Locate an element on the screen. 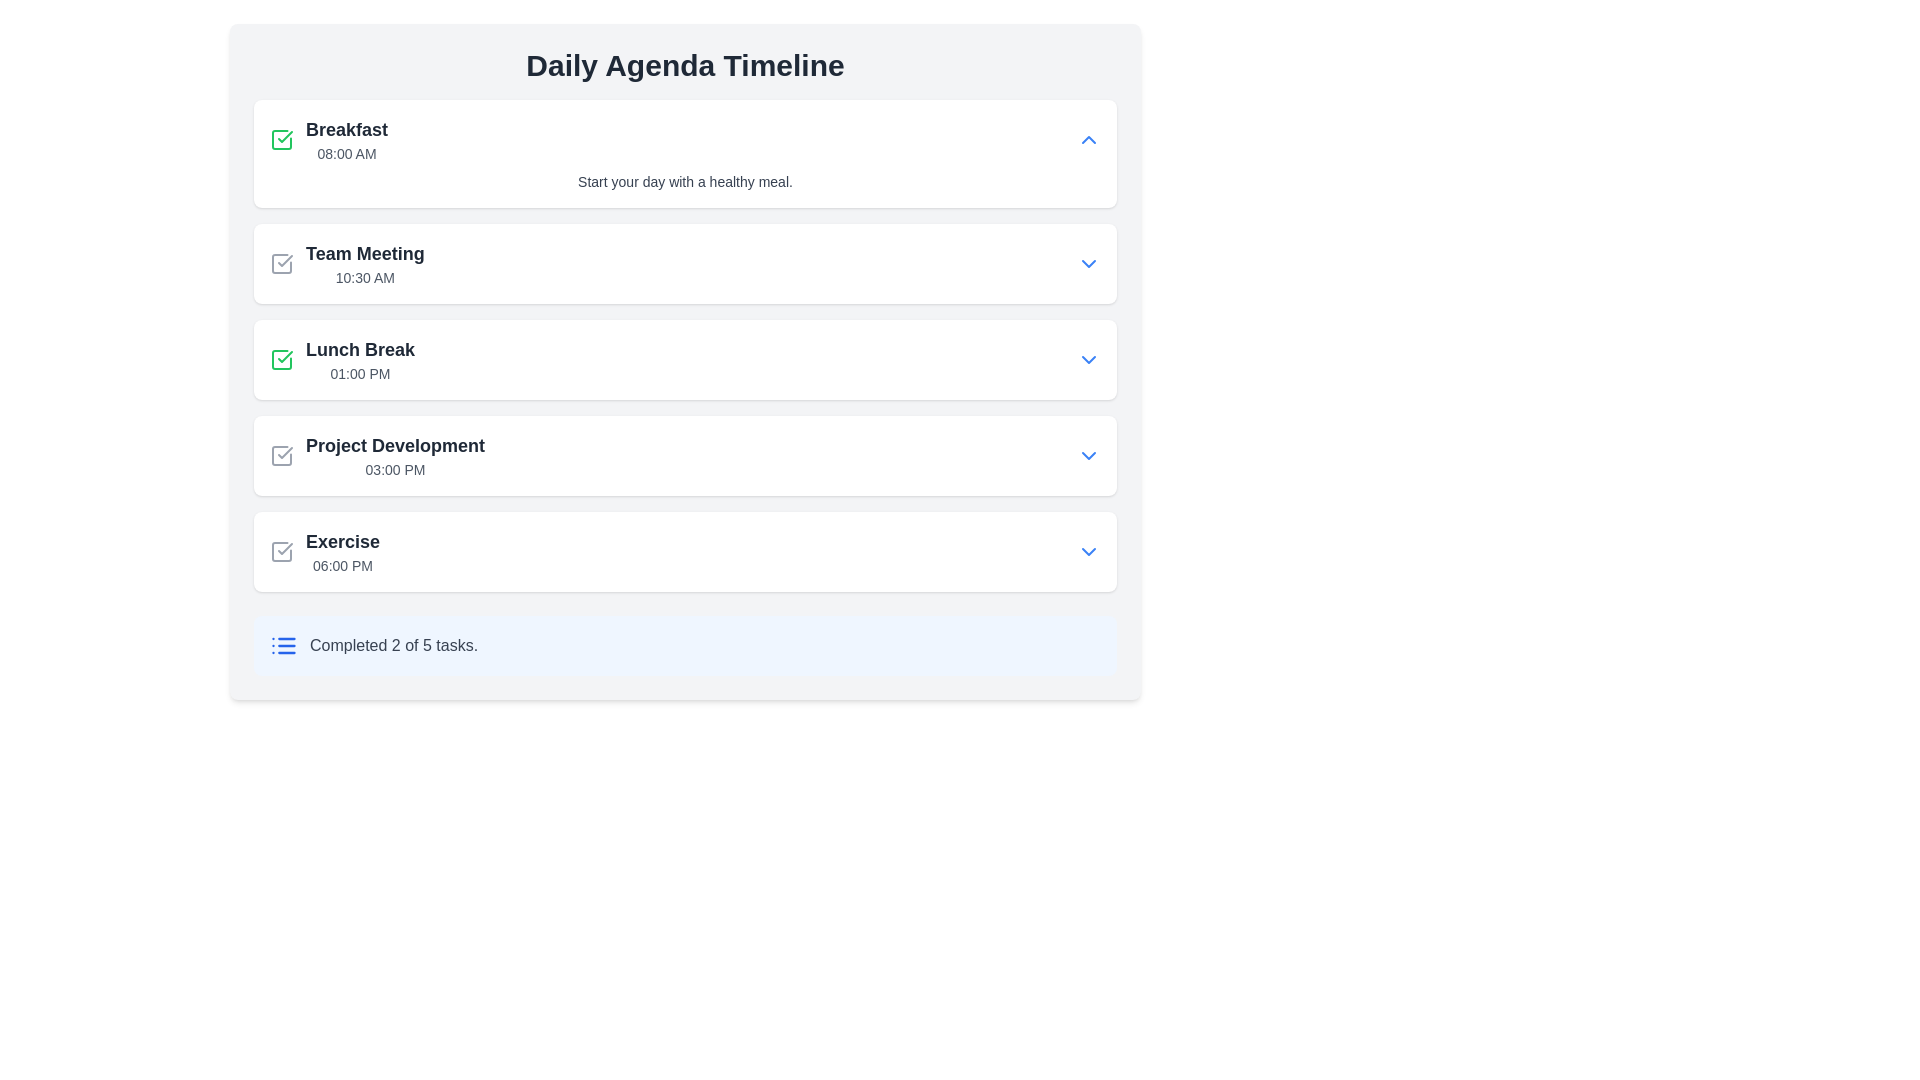 The image size is (1920, 1080). the state of the check-mark icon within the square that indicates completion for the first agenda item labeled 'Breakfast' is located at coordinates (284, 356).